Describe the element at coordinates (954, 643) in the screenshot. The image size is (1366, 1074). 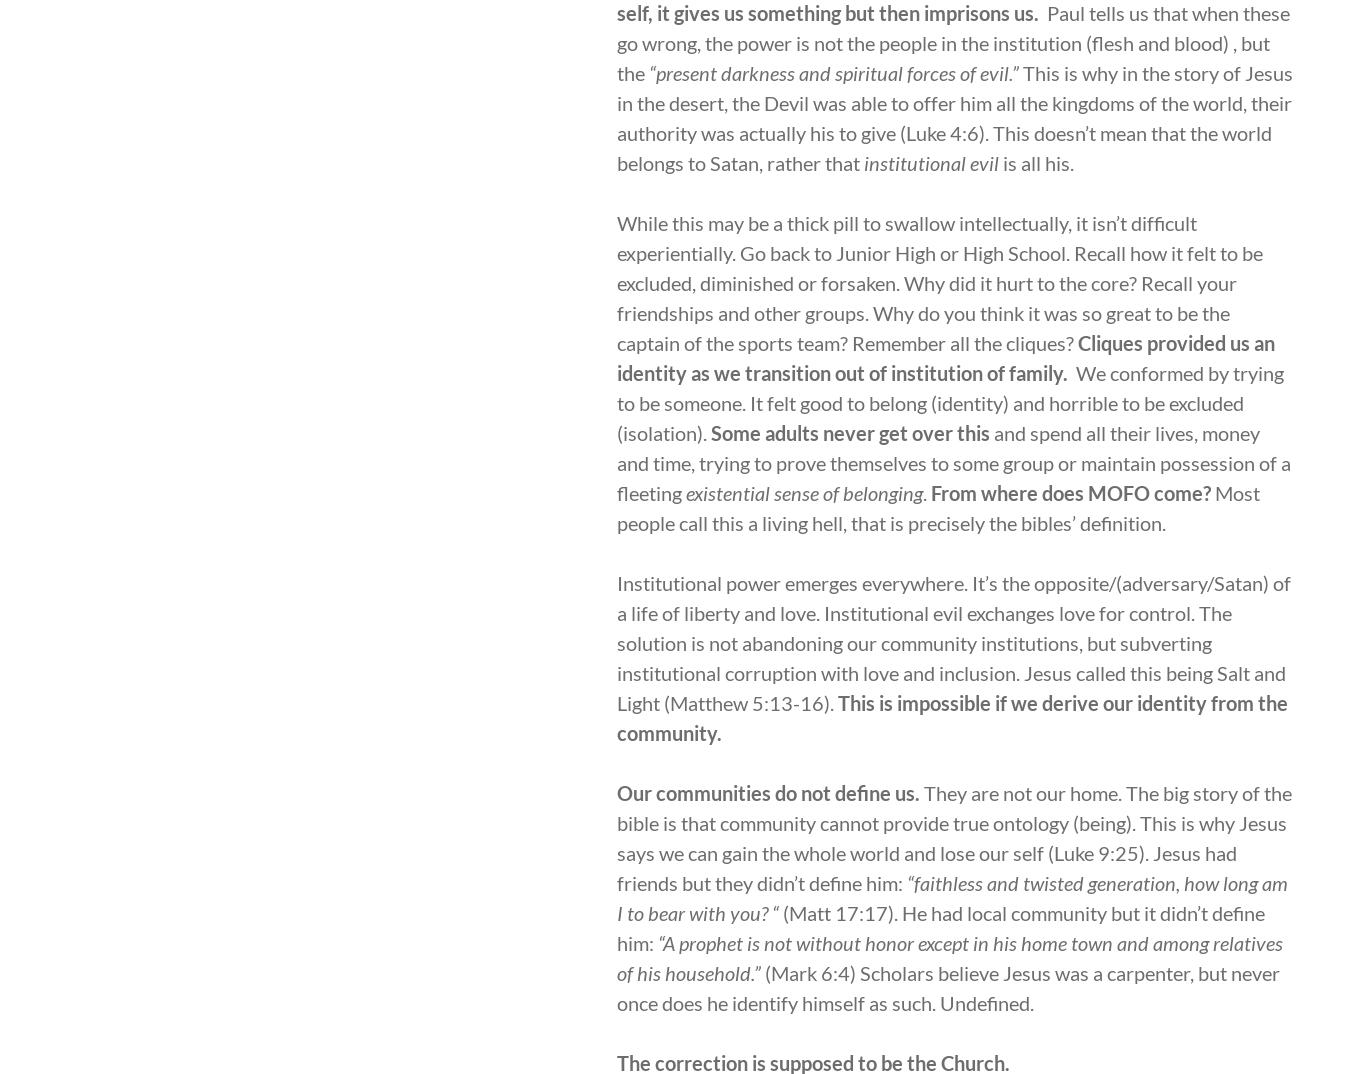
I see `'Institutional power emerges everywhere. It’s the opposite/(adversary/Satan) of a life of liberty and love. Institutional evil exchanges love for control. The solution is not abandoning our community institutions, but subverting institutional corruption with love and inclusion. Jesus called this being Salt and Light (Matthew 5:13-16).'` at that location.